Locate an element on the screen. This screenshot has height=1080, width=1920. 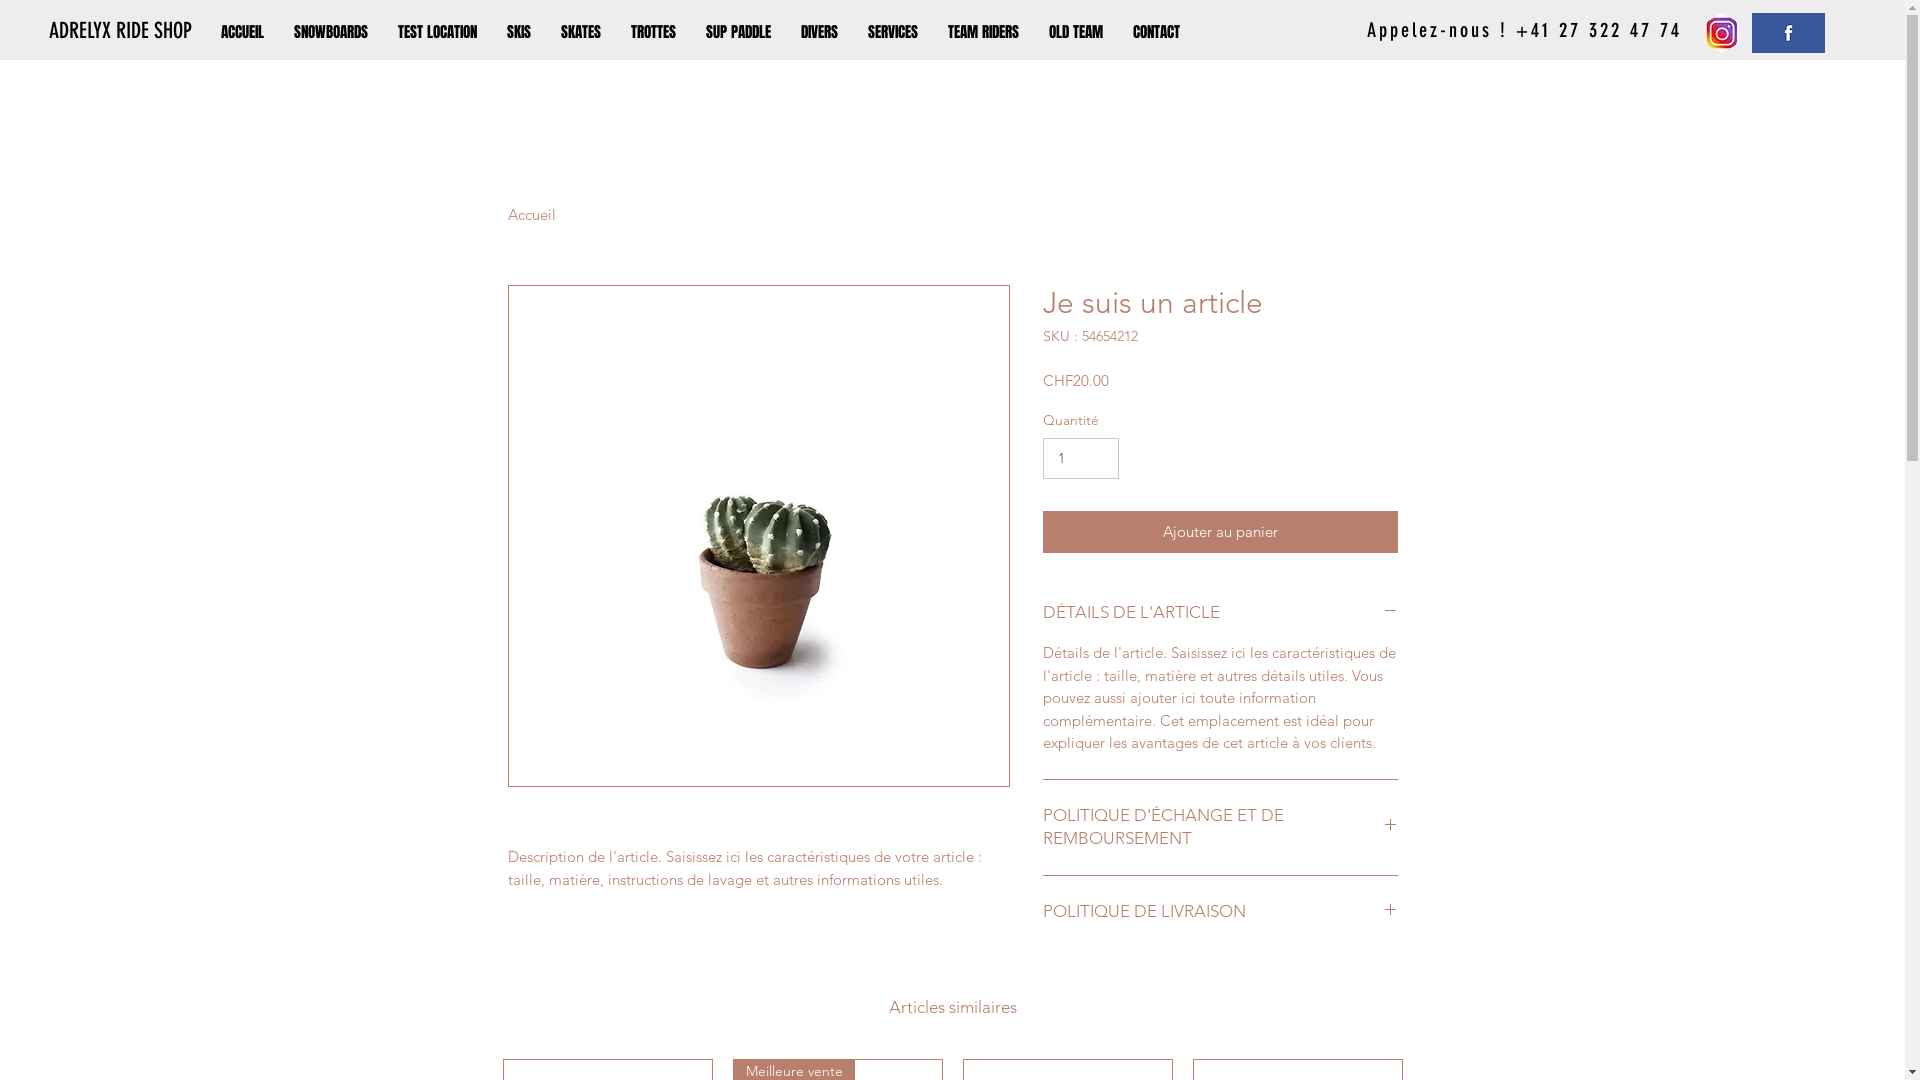
'TEAM RIDERS' is located at coordinates (983, 31).